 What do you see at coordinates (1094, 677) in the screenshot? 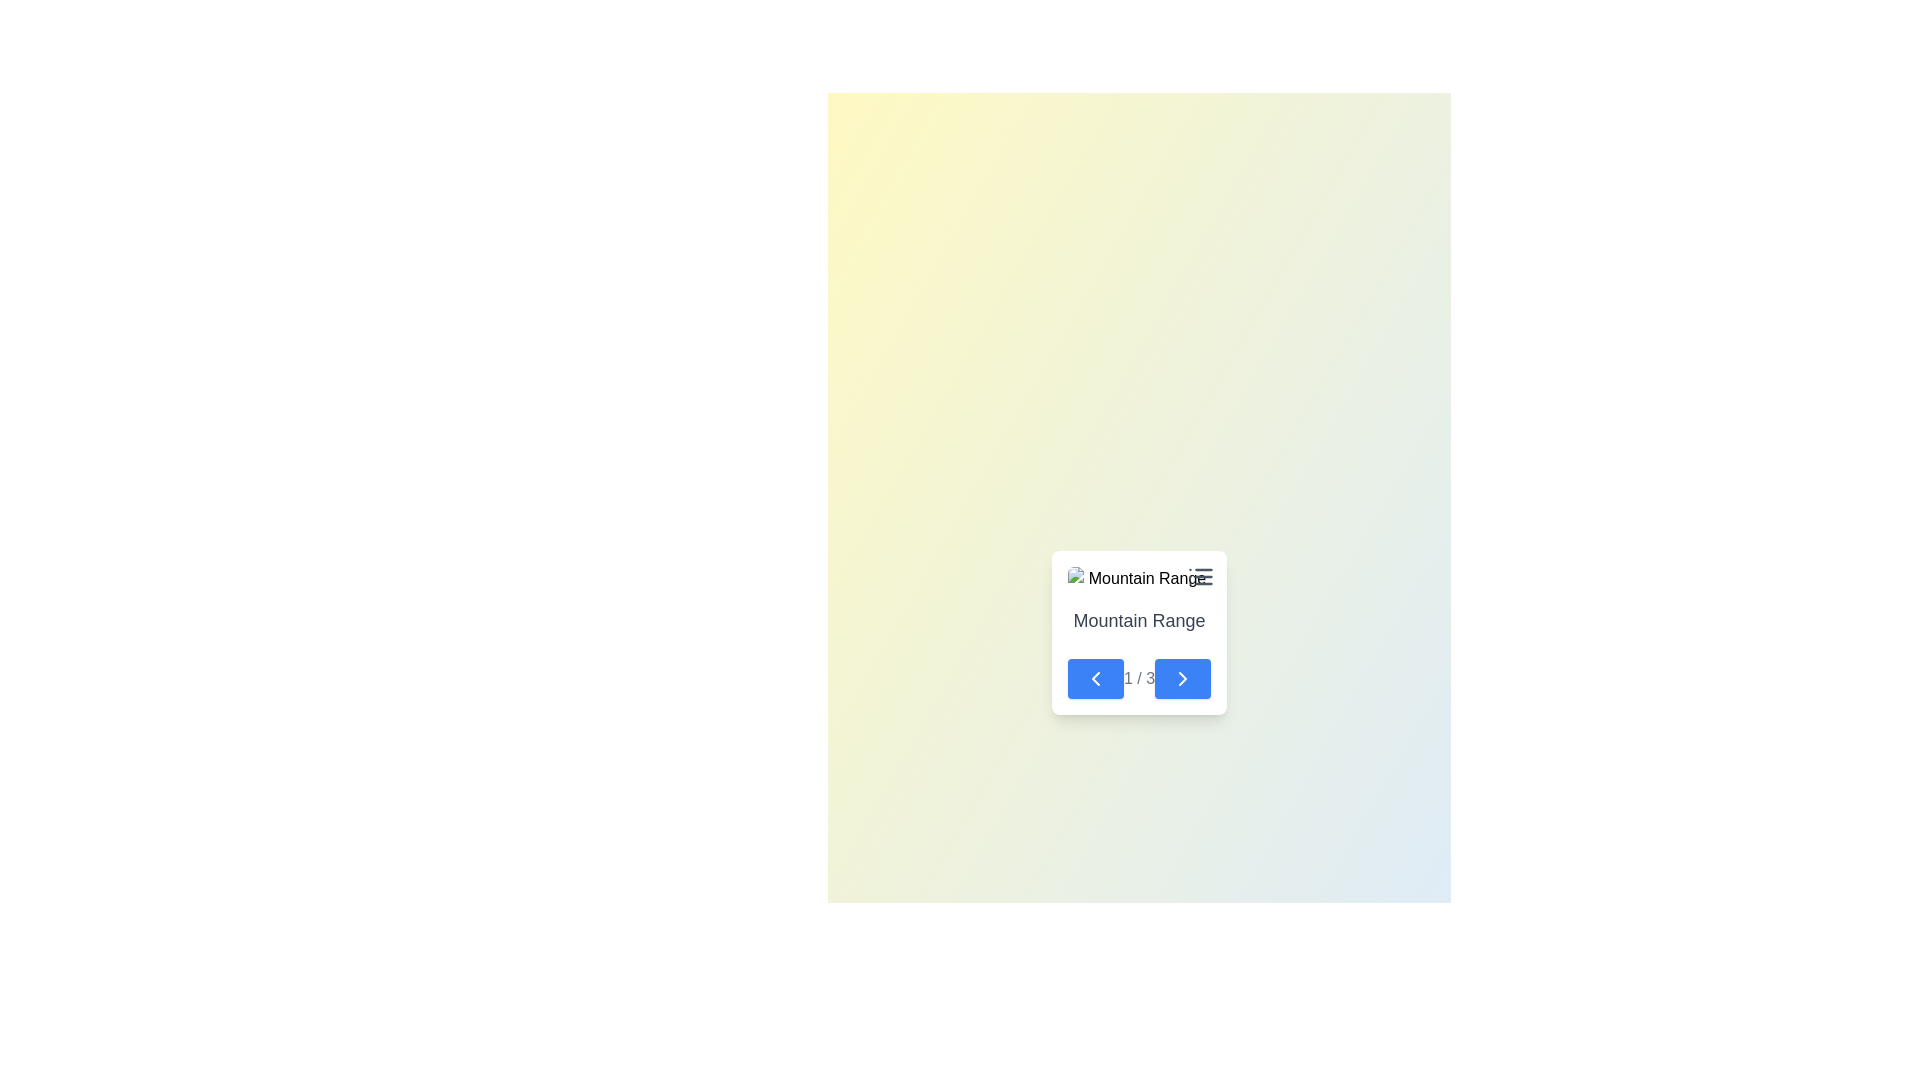
I see `the triangular-shaped 'chevron left' arrow icon located in the leftward navigation button of the carousel` at bounding box center [1094, 677].